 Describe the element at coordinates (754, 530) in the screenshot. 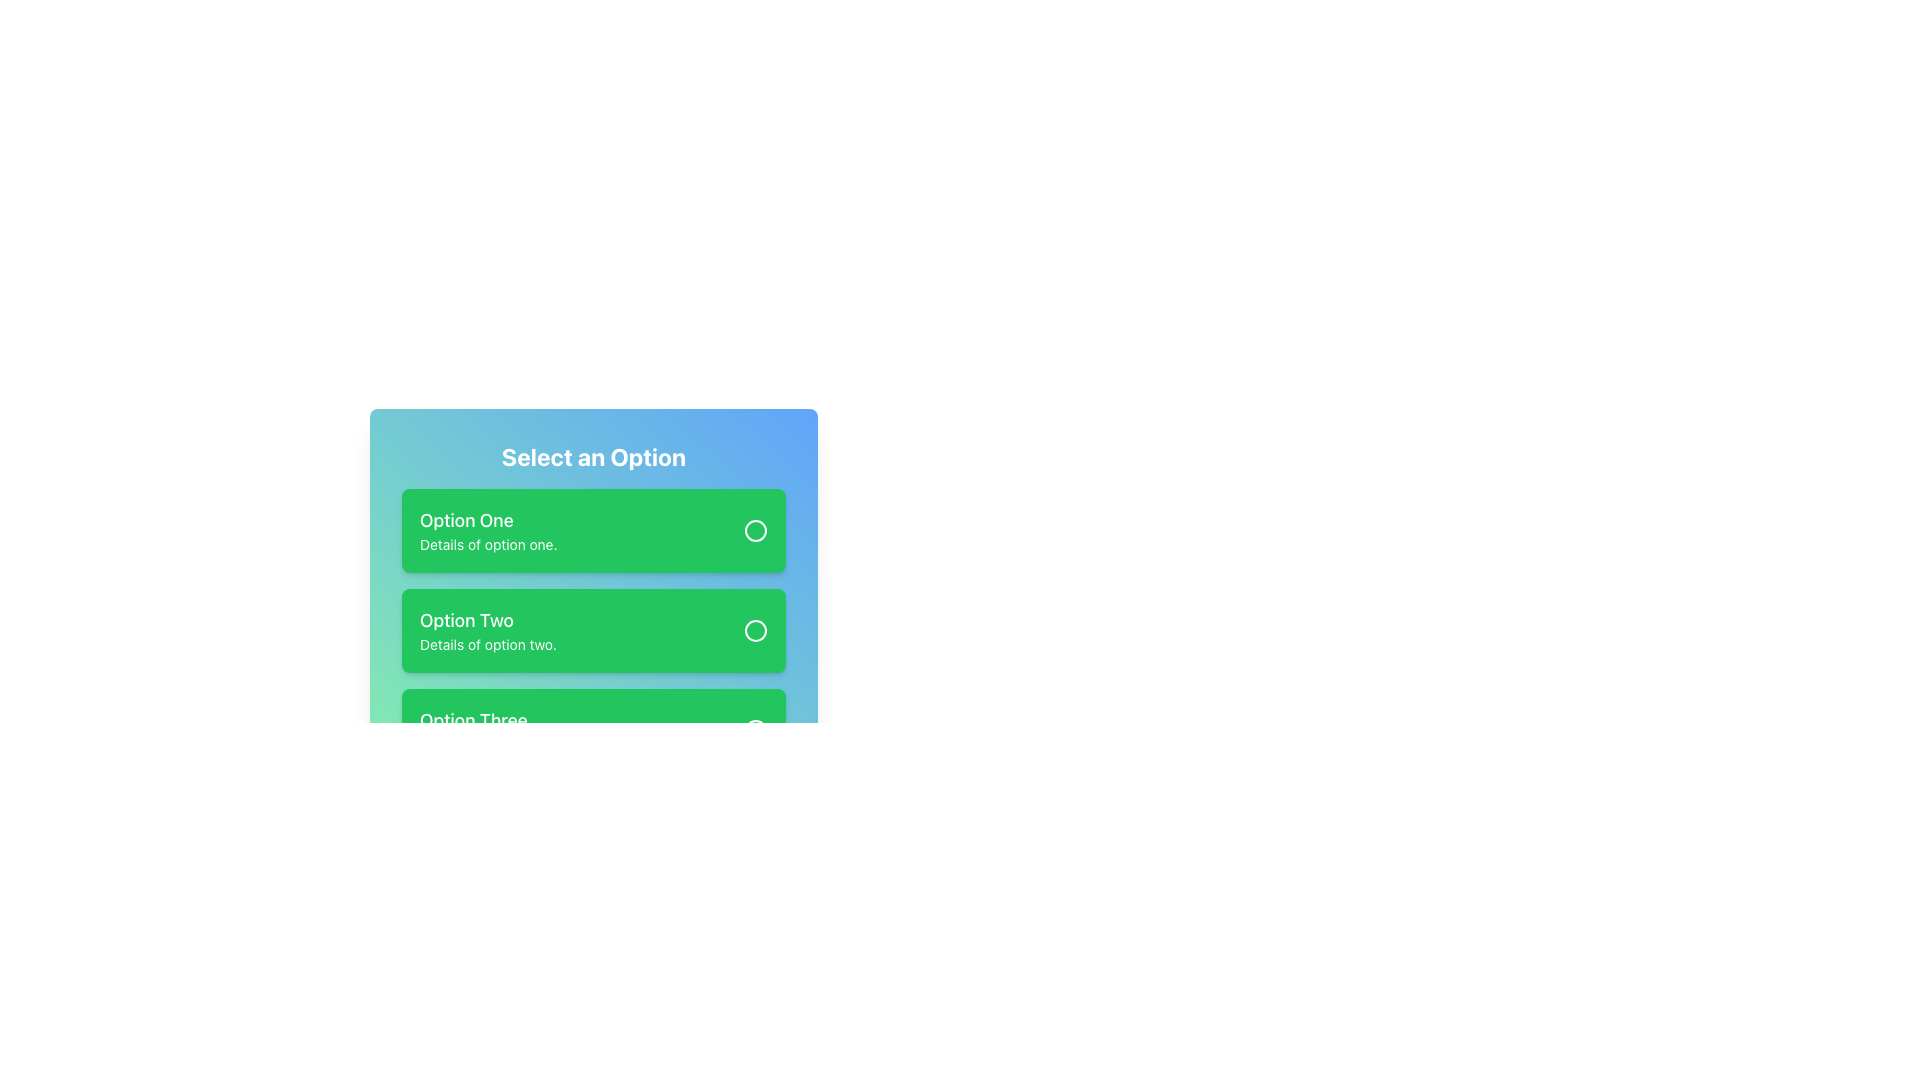

I see `the visual indicator icon for 'Option One', which is centered on the green button labeled 'Option One'` at that location.